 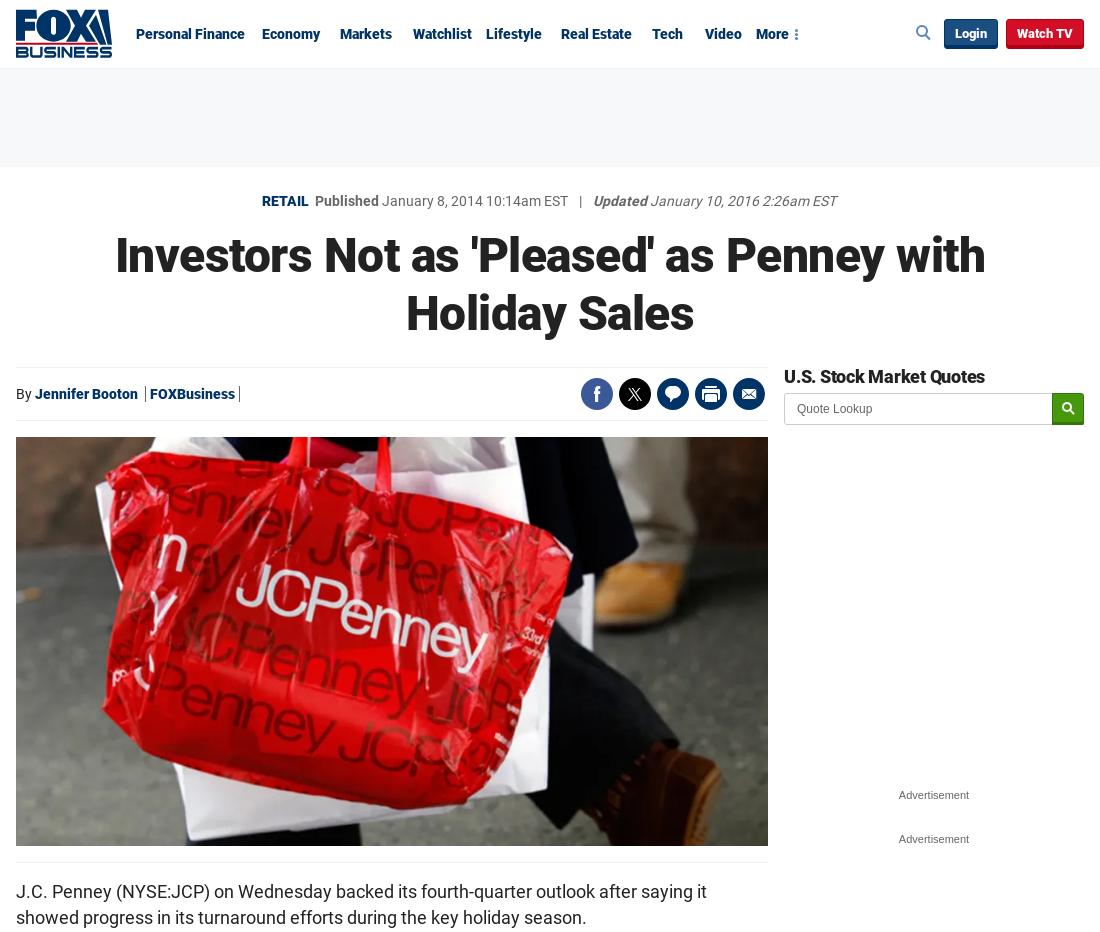 I want to click on 'Updated', so click(x=617, y=201).